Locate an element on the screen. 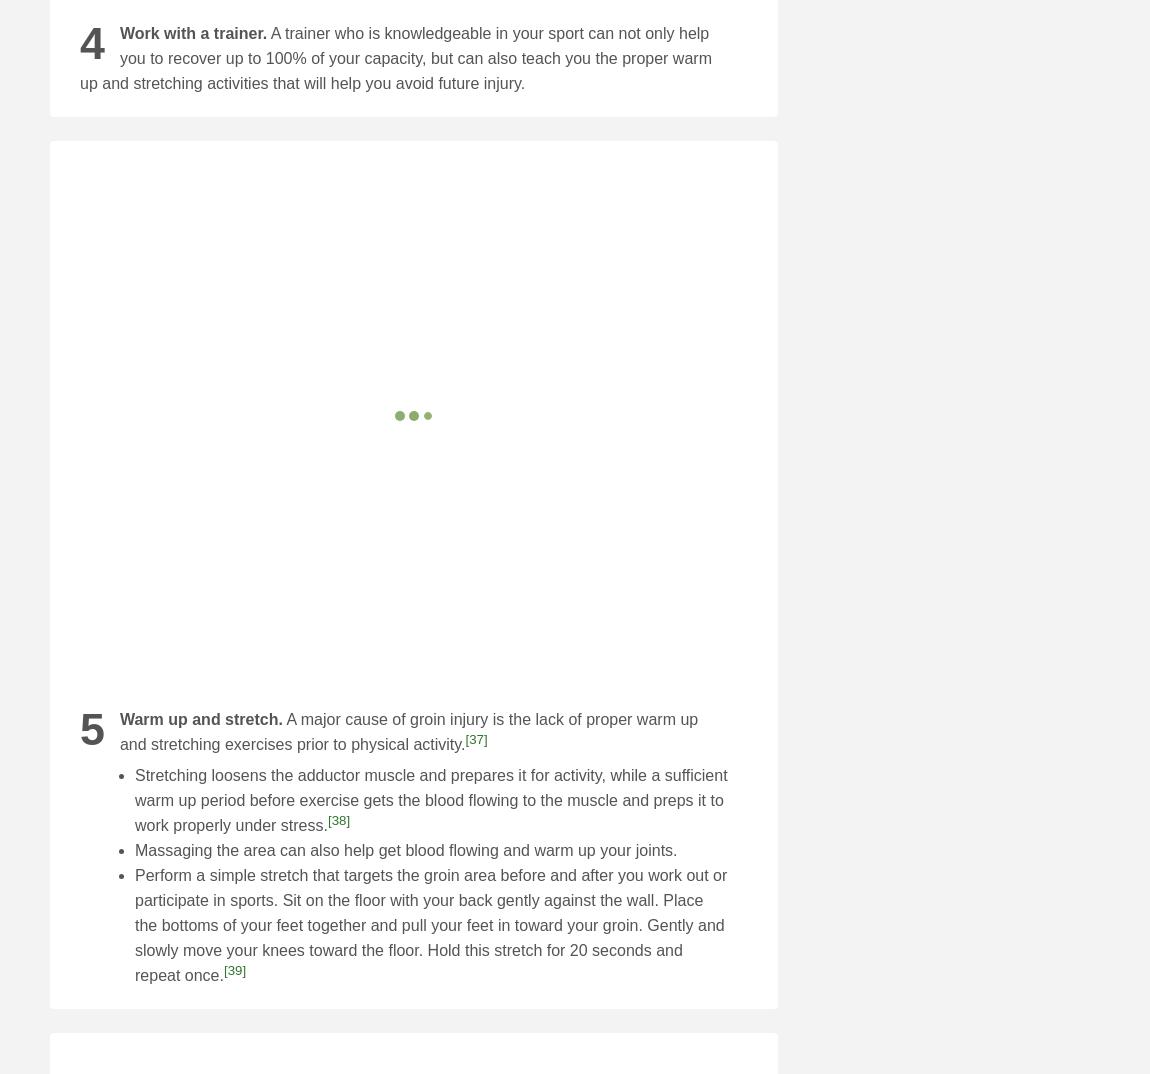  'Perform a simple stretch that targets the groin area before and after you work out or participate in sports. Sit on the floor with your back gently against the wall. Place the bottoms of your feet together and pull your feet in toward your groin. Gently and slowly move your knees toward the floor. Hold this stretch for 20 seconds and repeat once.' is located at coordinates (431, 925).